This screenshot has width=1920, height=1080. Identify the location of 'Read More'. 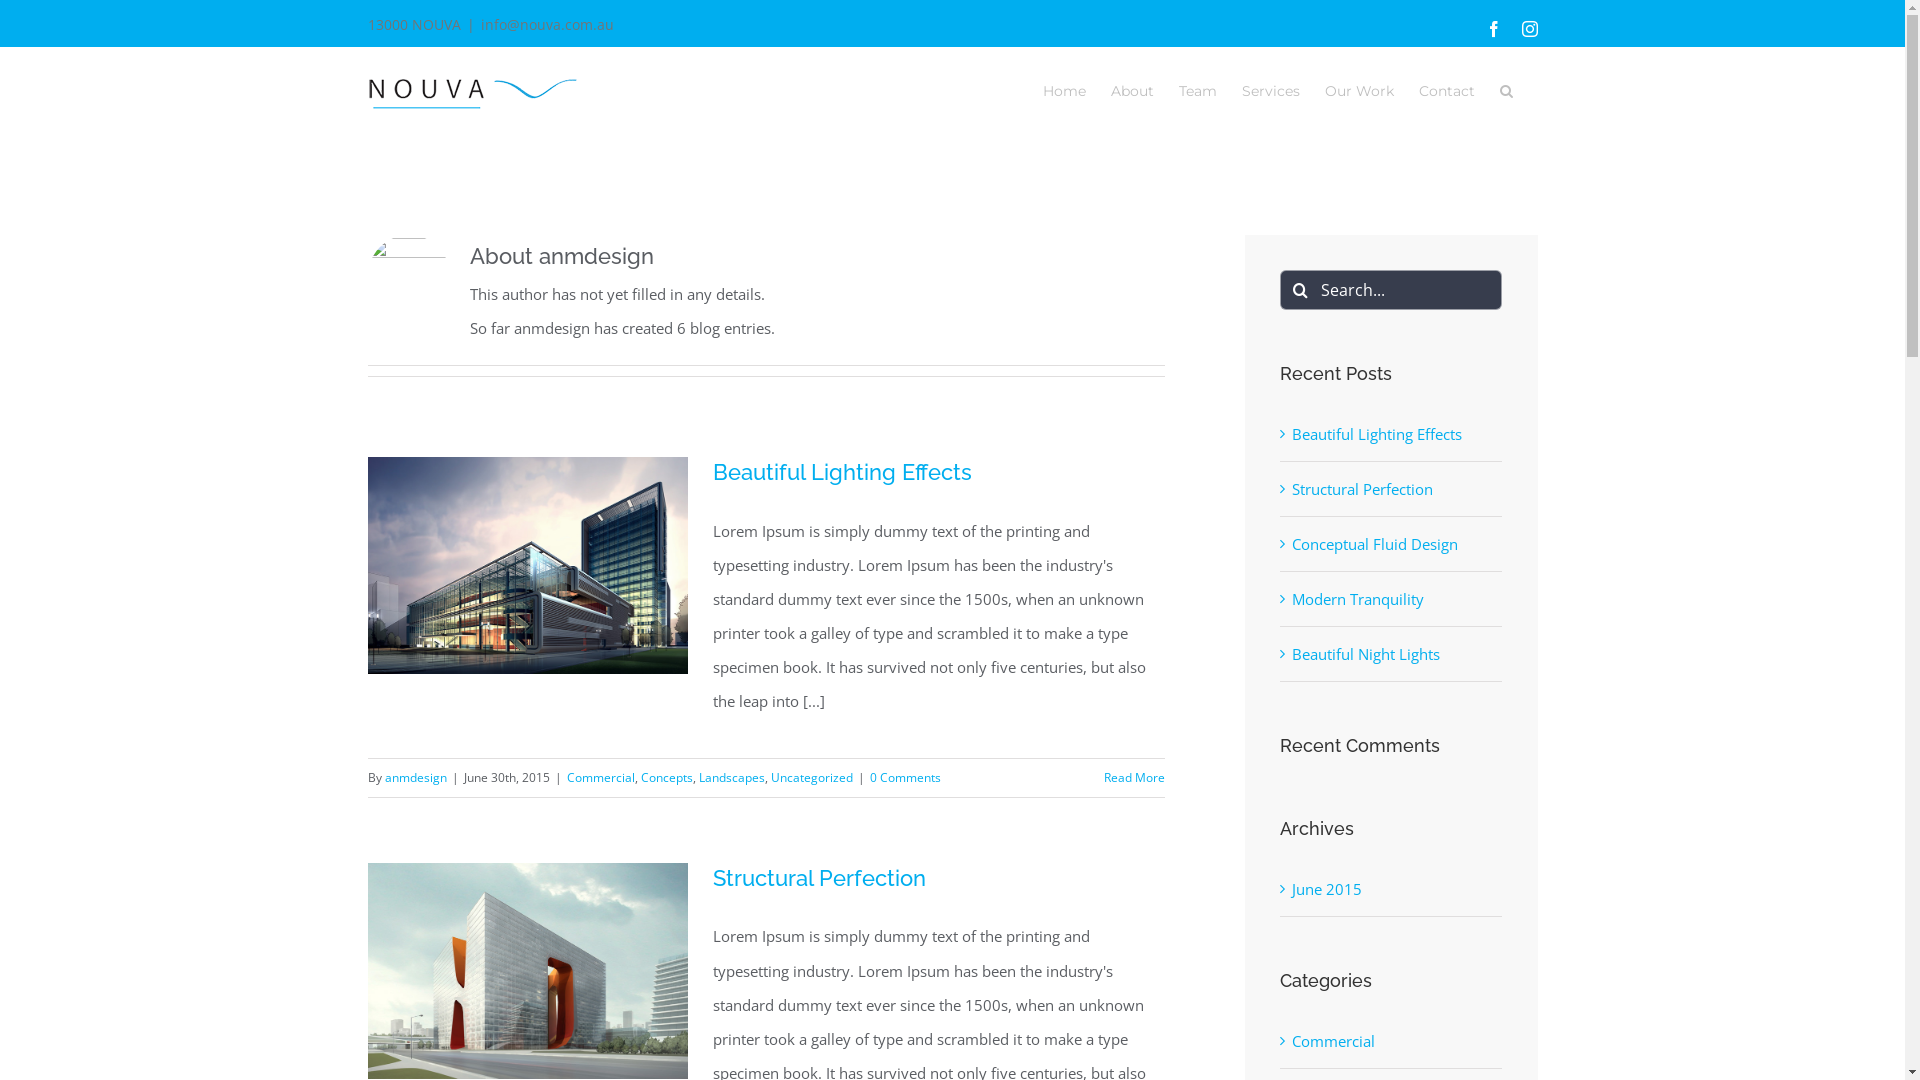
(1134, 776).